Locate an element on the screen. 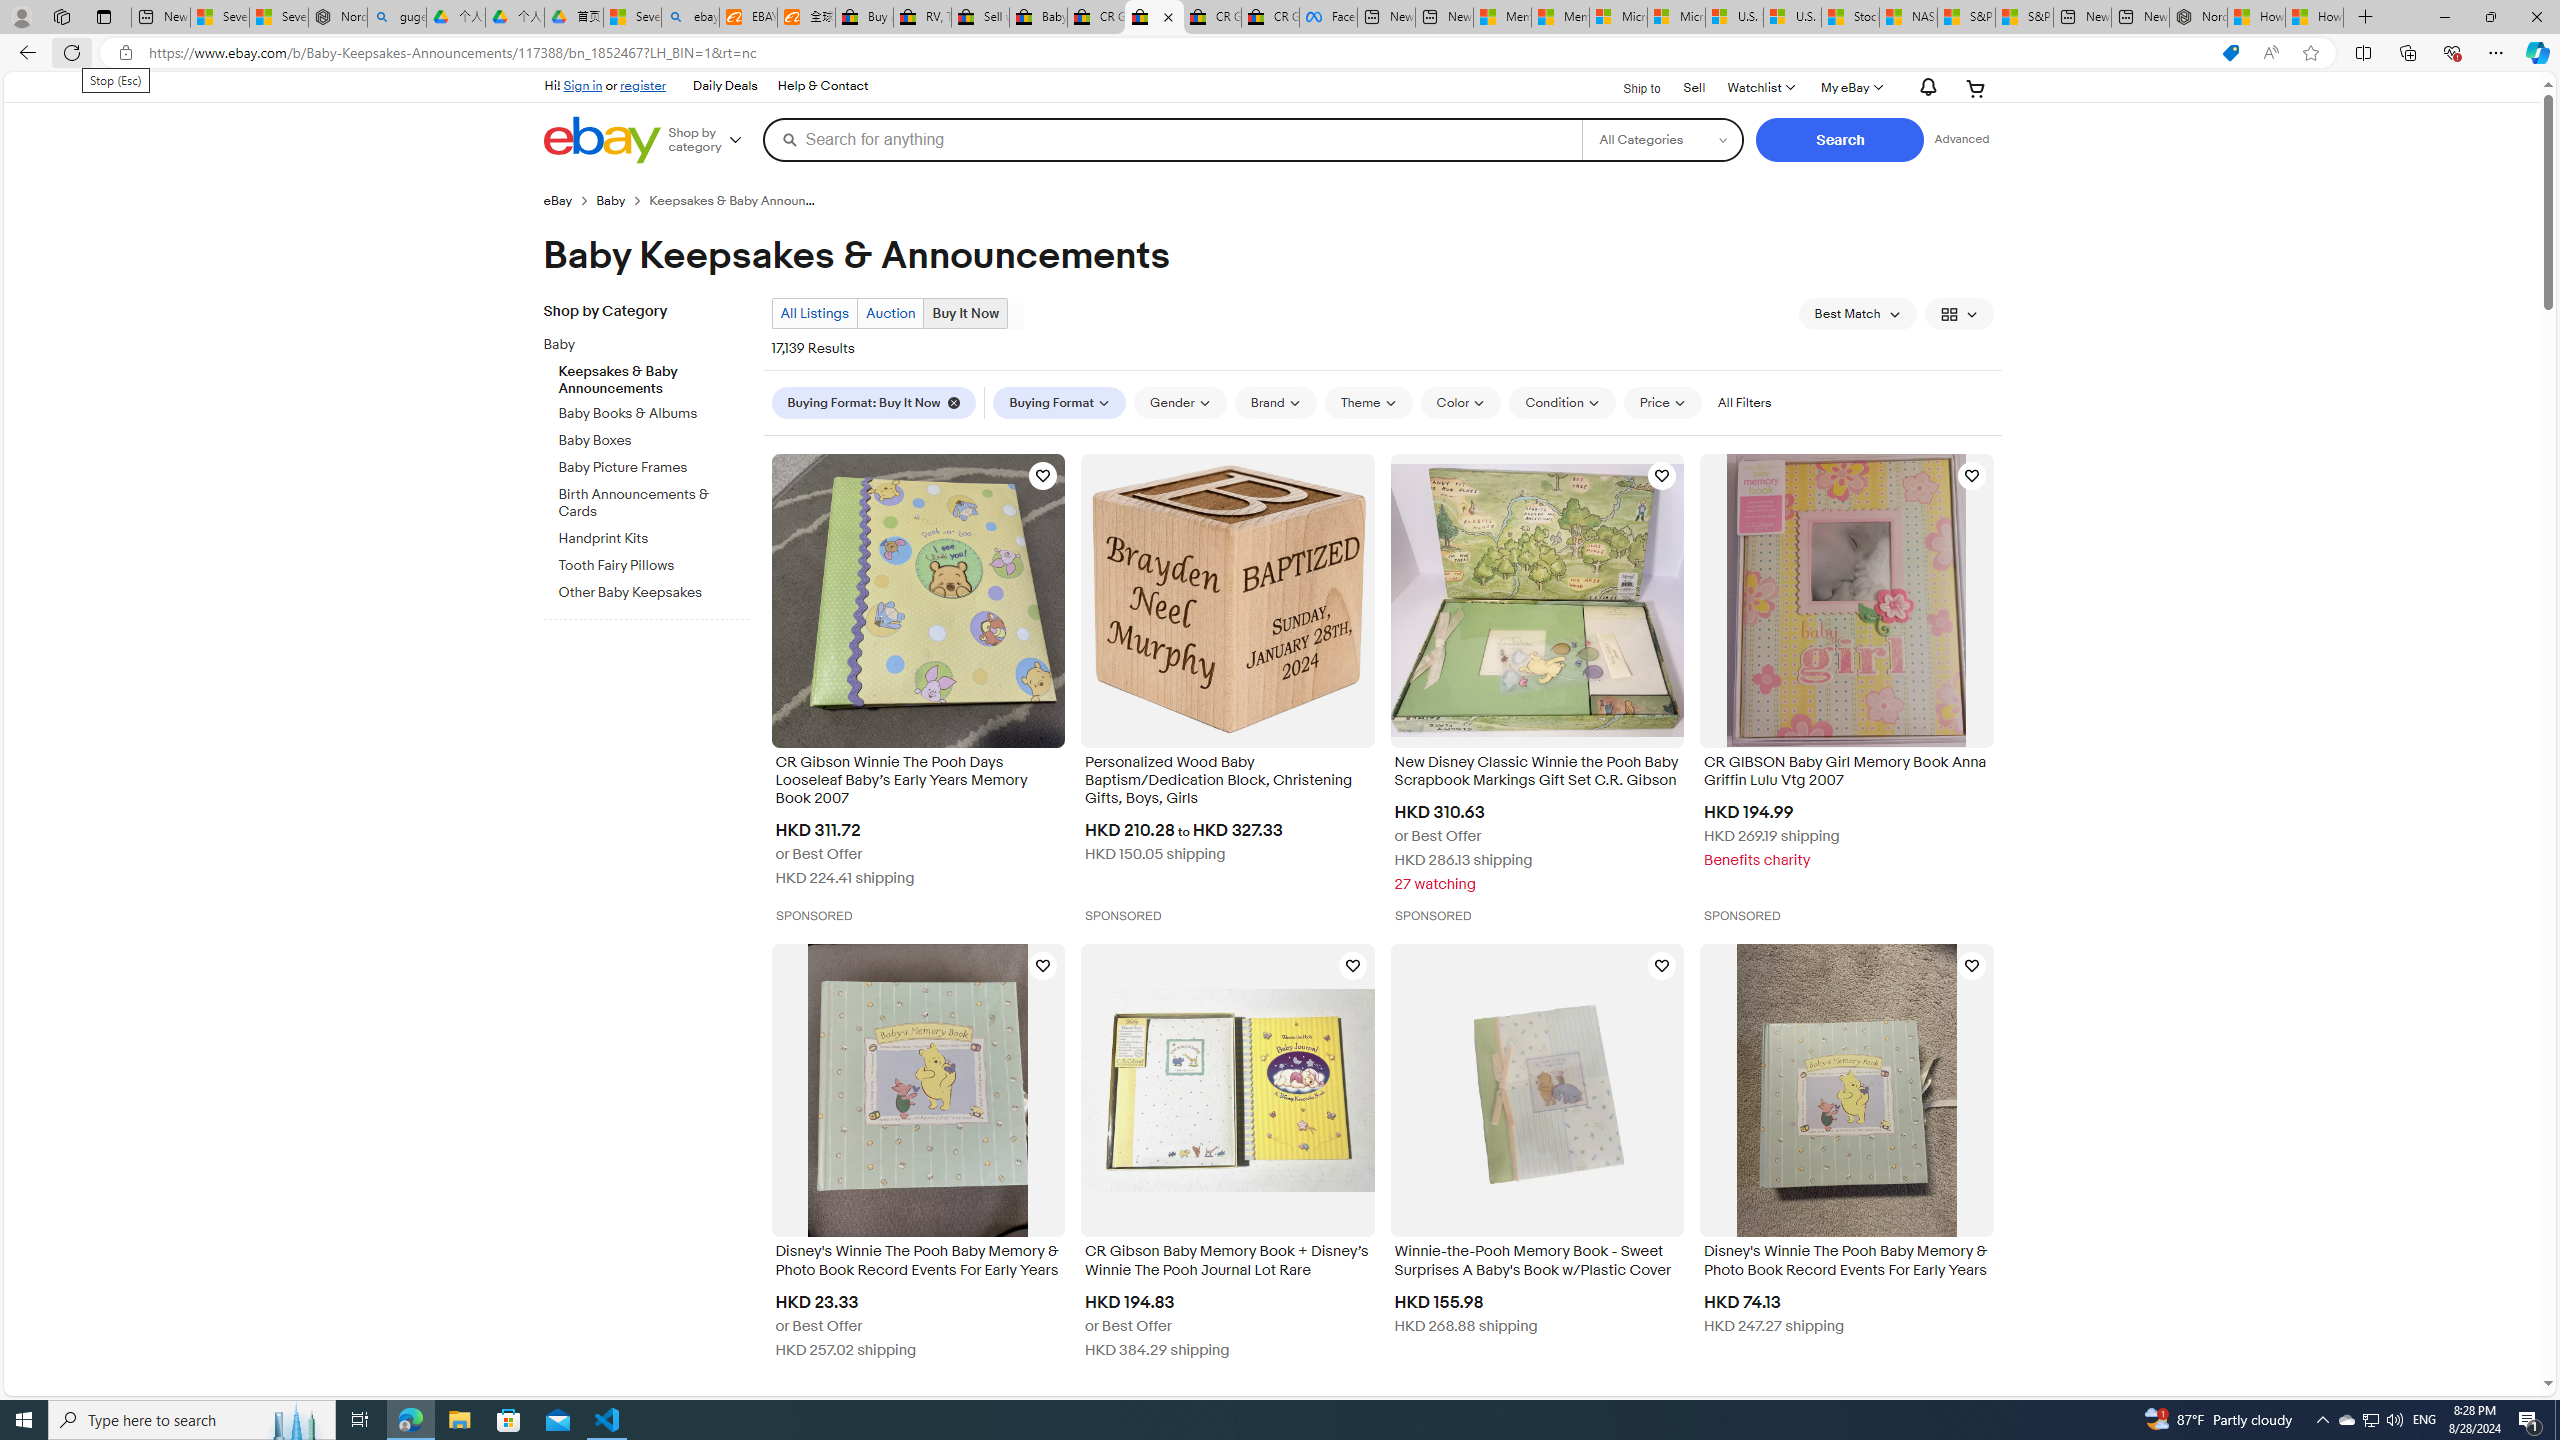  'Handprint Kits' is located at coordinates (653, 533).